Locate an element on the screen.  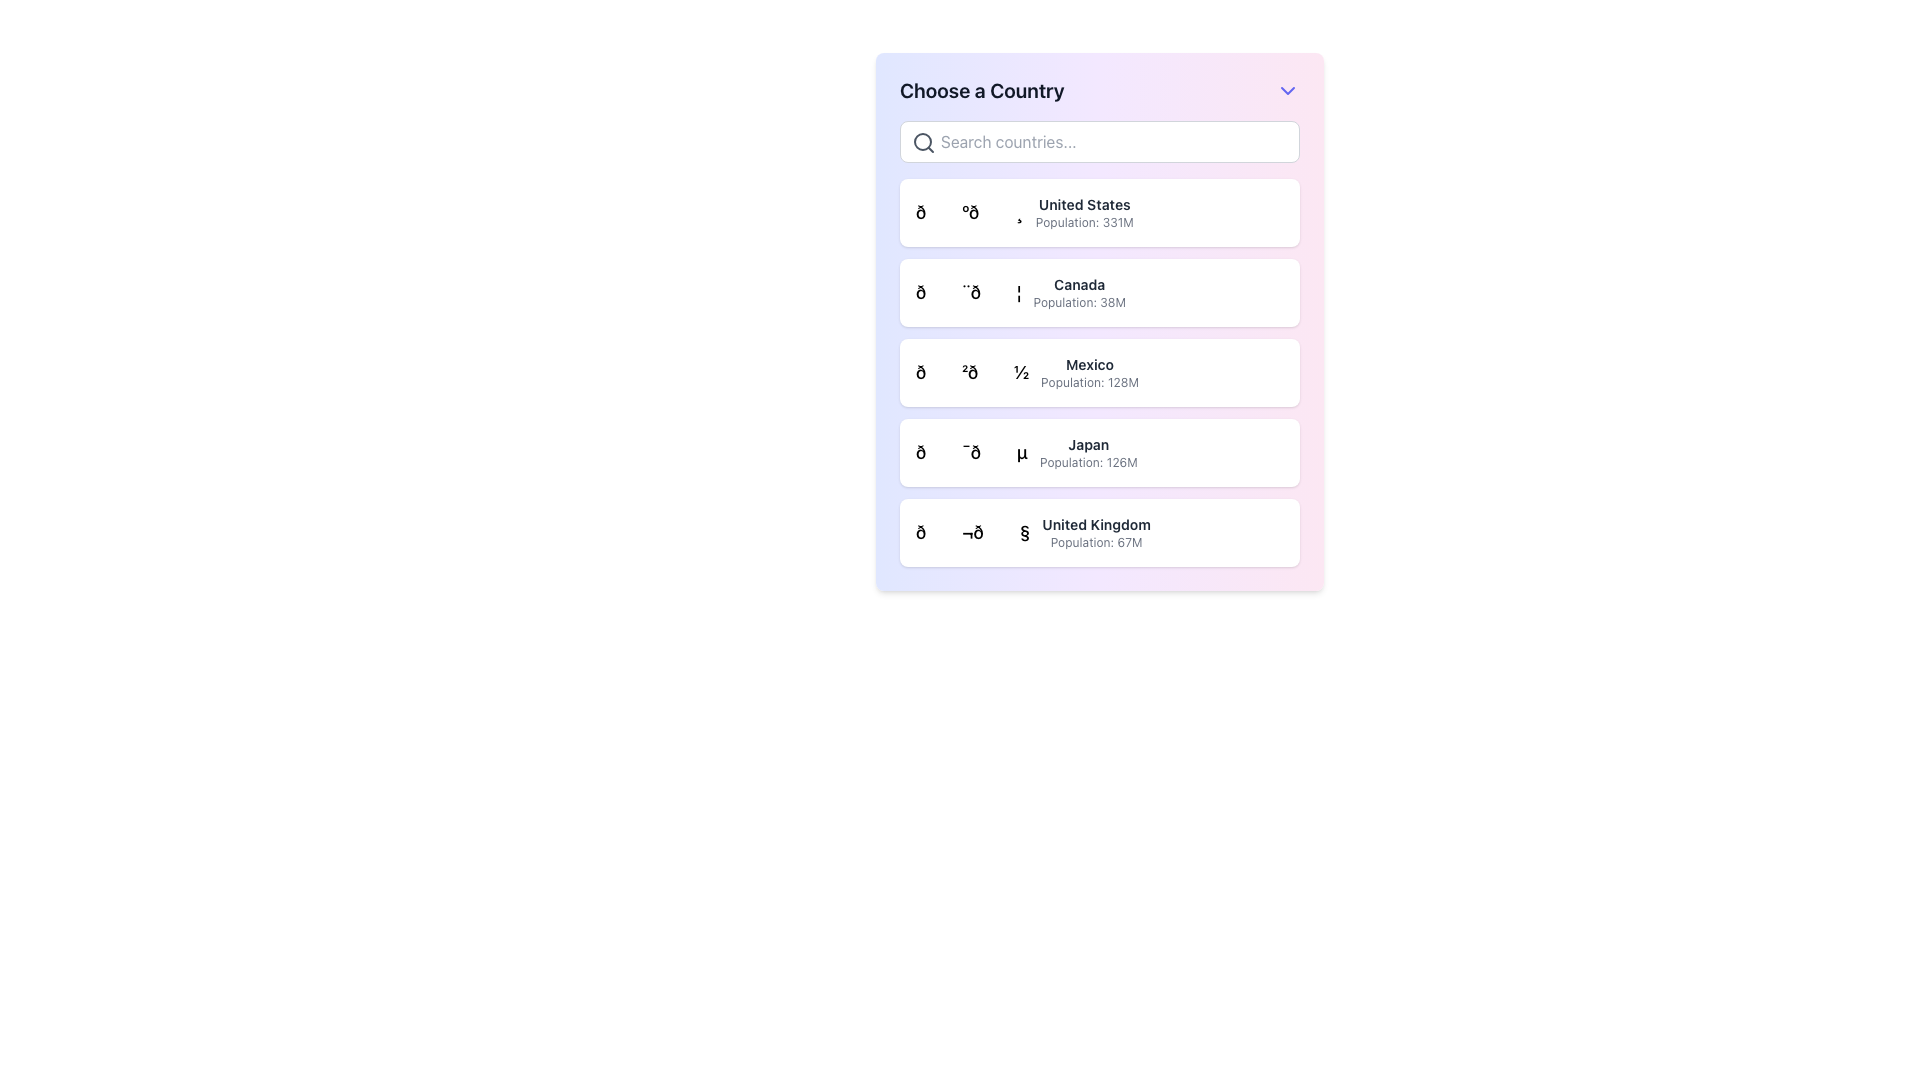
to select the country 'United Kingdom' from the vertically stacked list of country cards, which is the fifth card in the sequence is located at coordinates (1098, 531).